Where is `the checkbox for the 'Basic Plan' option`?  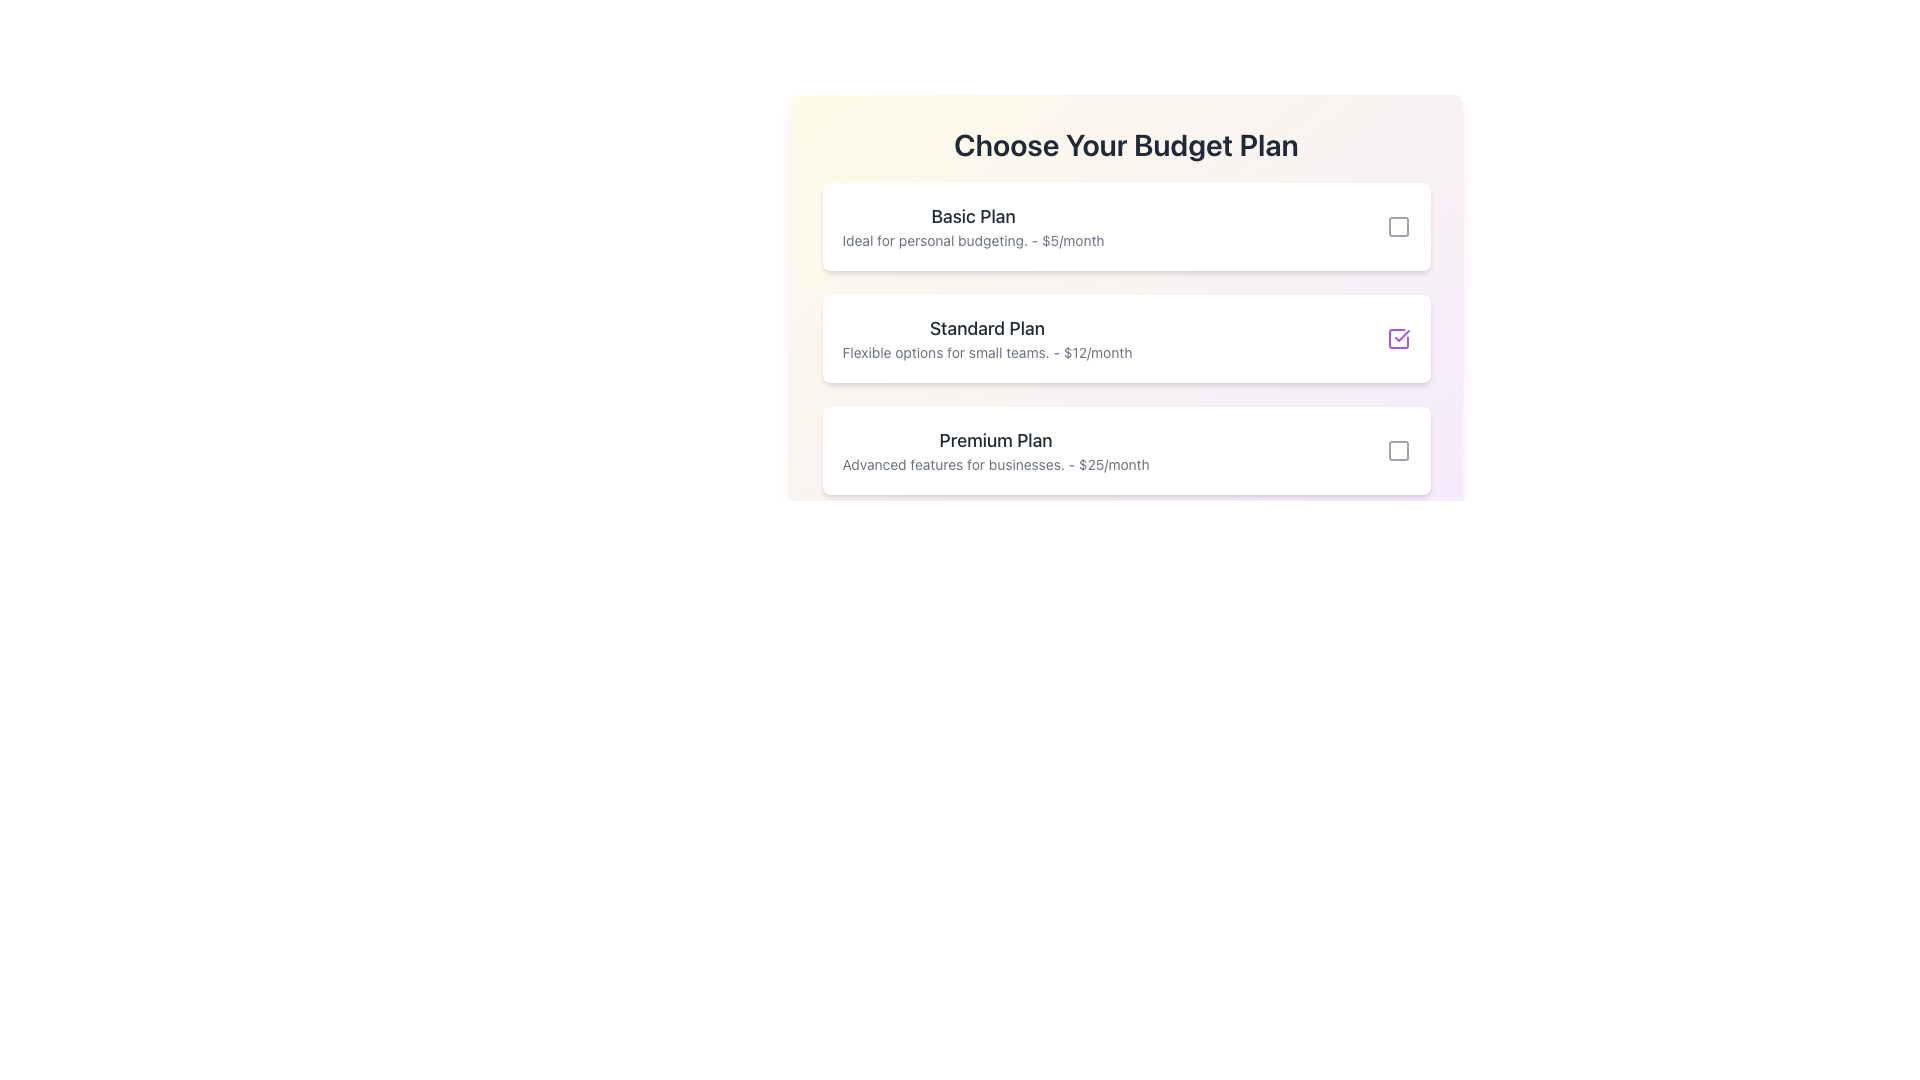 the checkbox for the 'Basic Plan' option is located at coordinates (1397, 226).